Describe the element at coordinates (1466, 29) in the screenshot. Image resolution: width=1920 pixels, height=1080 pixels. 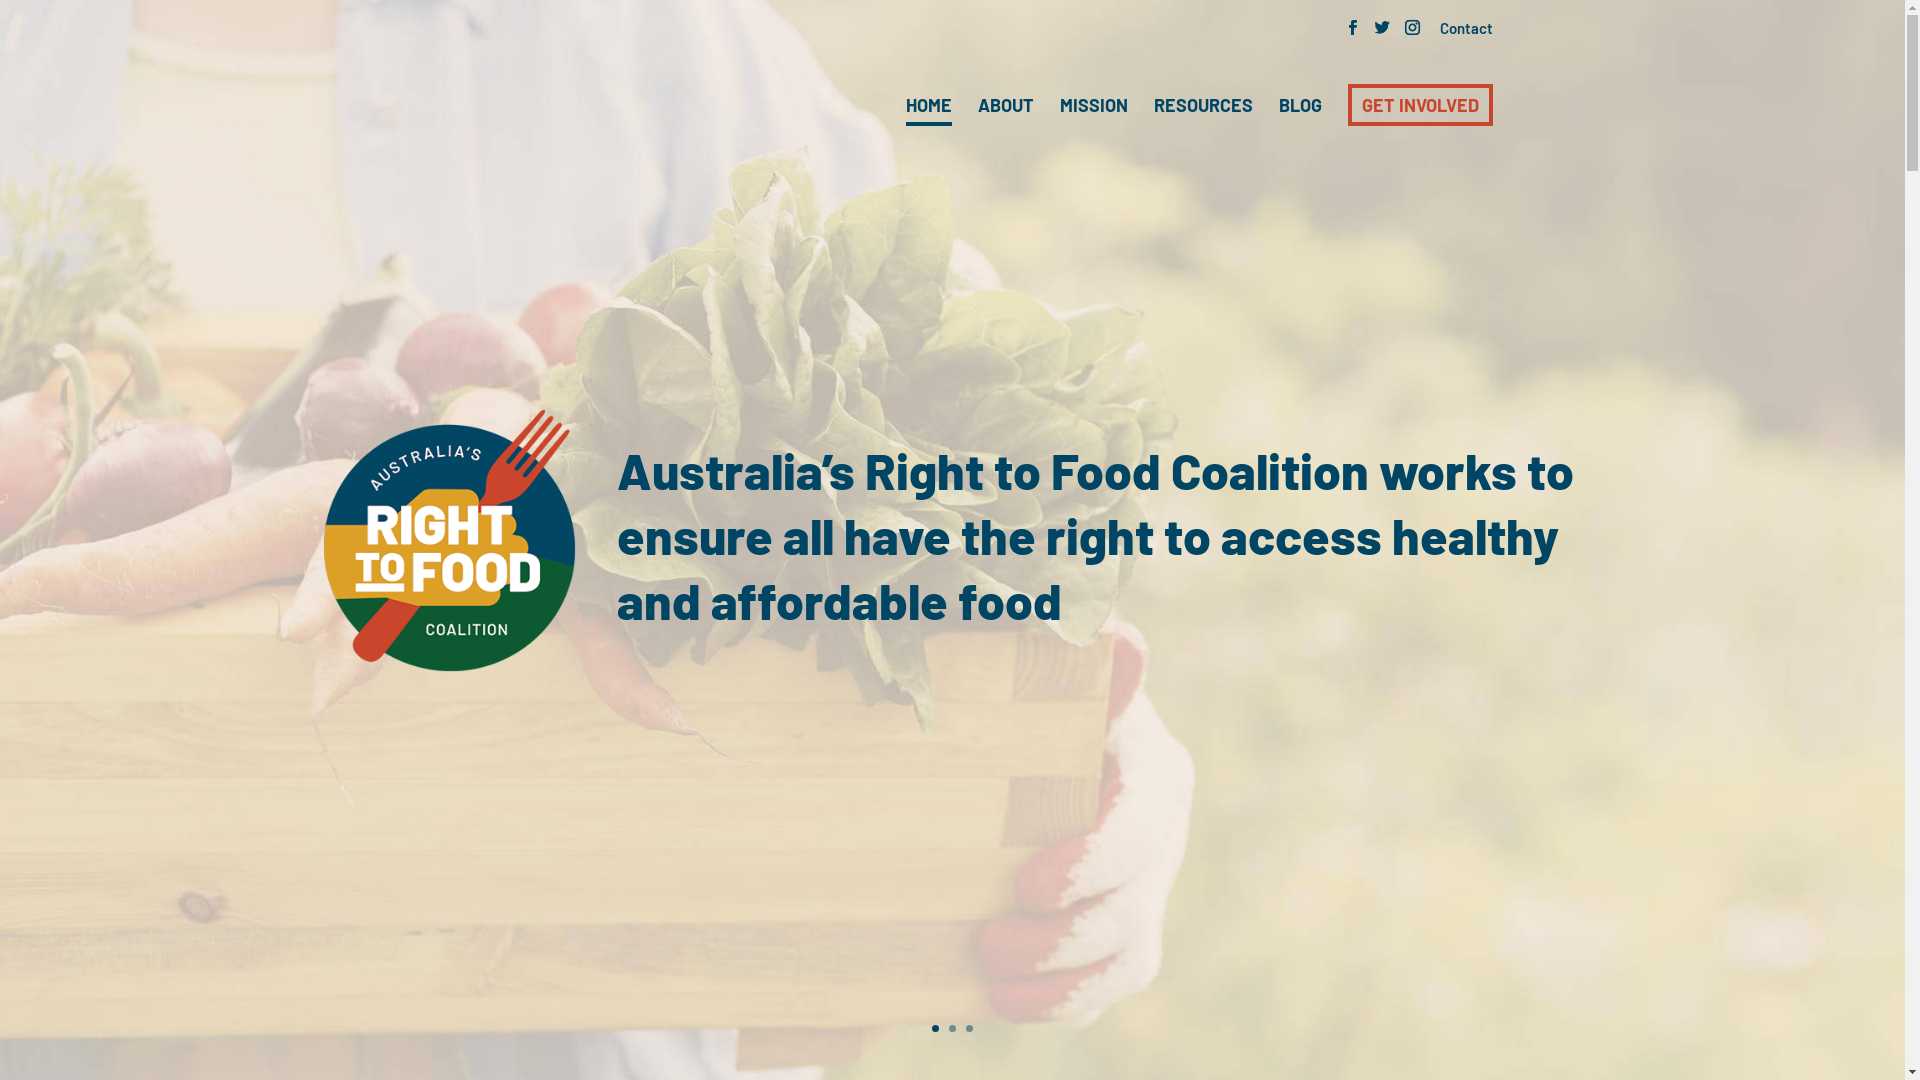
I see `'Contact'` at that location.